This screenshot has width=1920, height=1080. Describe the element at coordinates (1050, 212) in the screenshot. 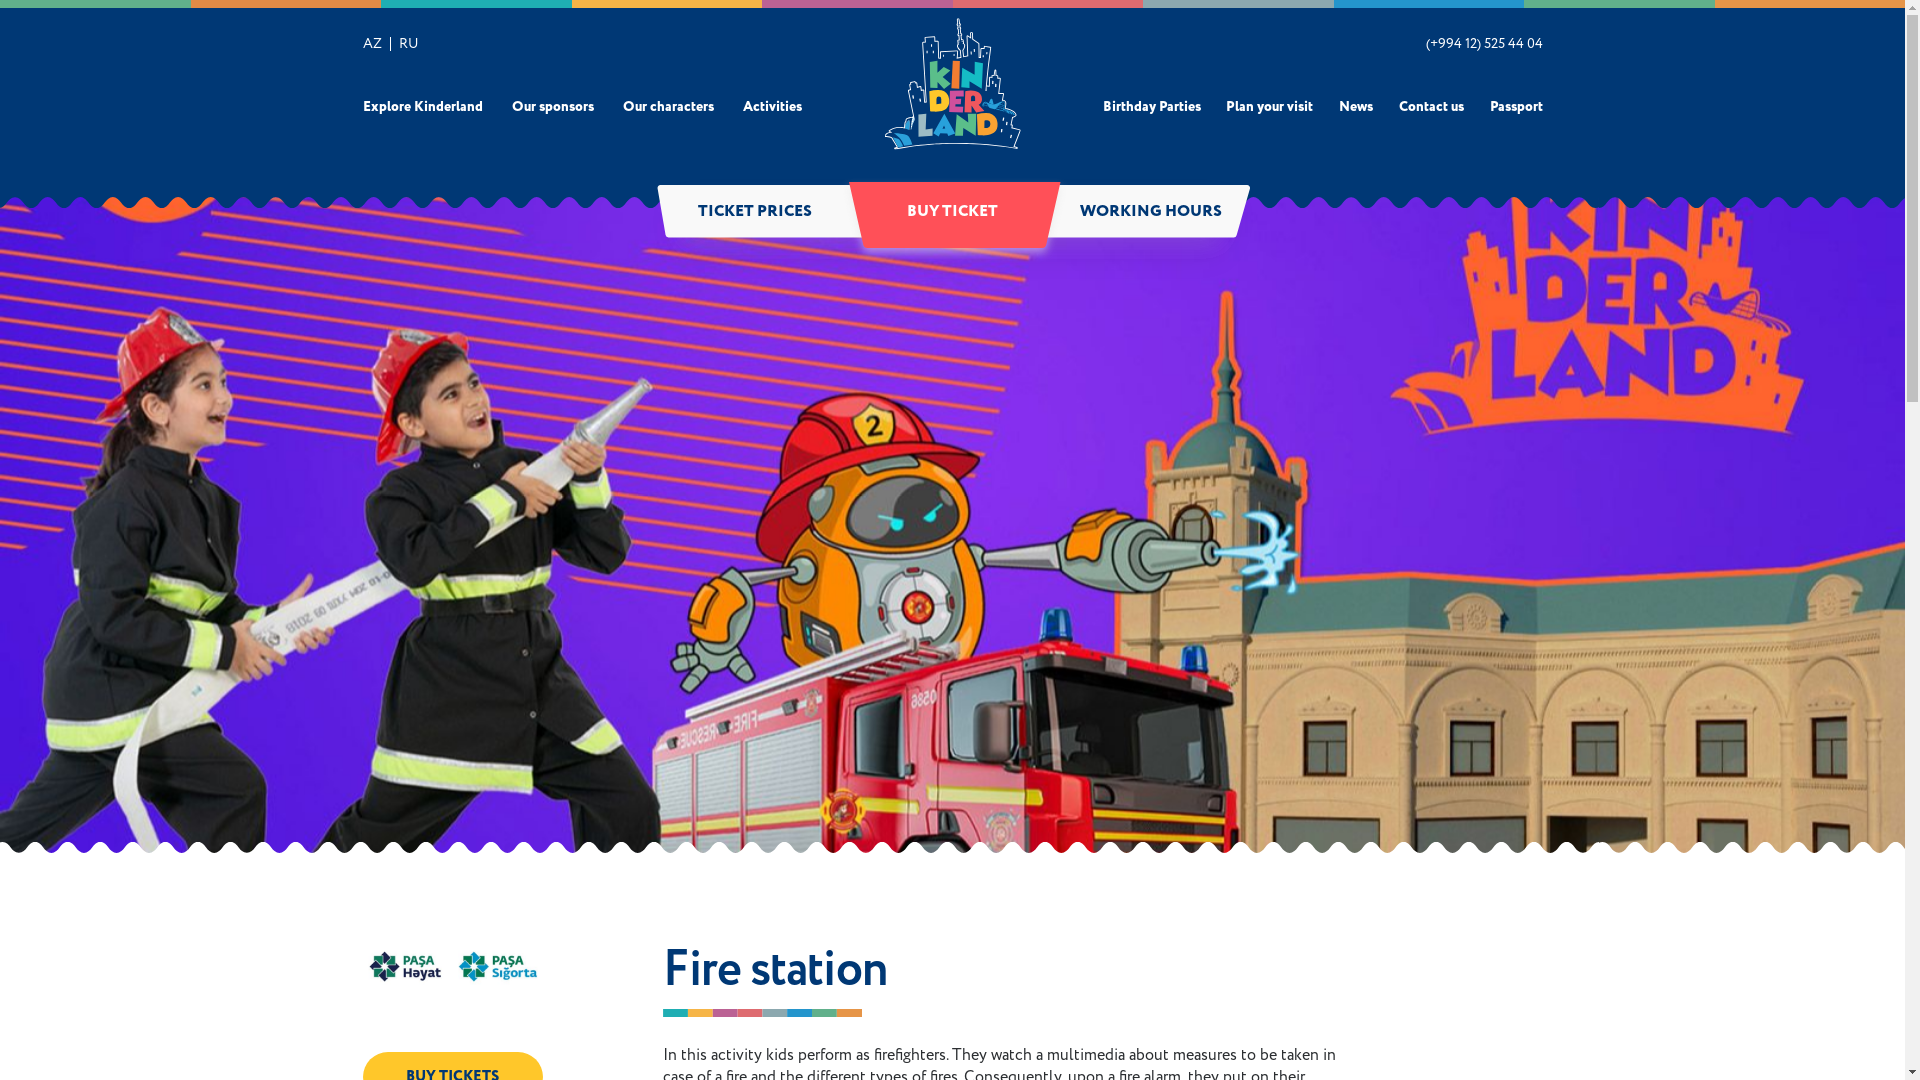

I see `'WORKING HOURS'` at that location.